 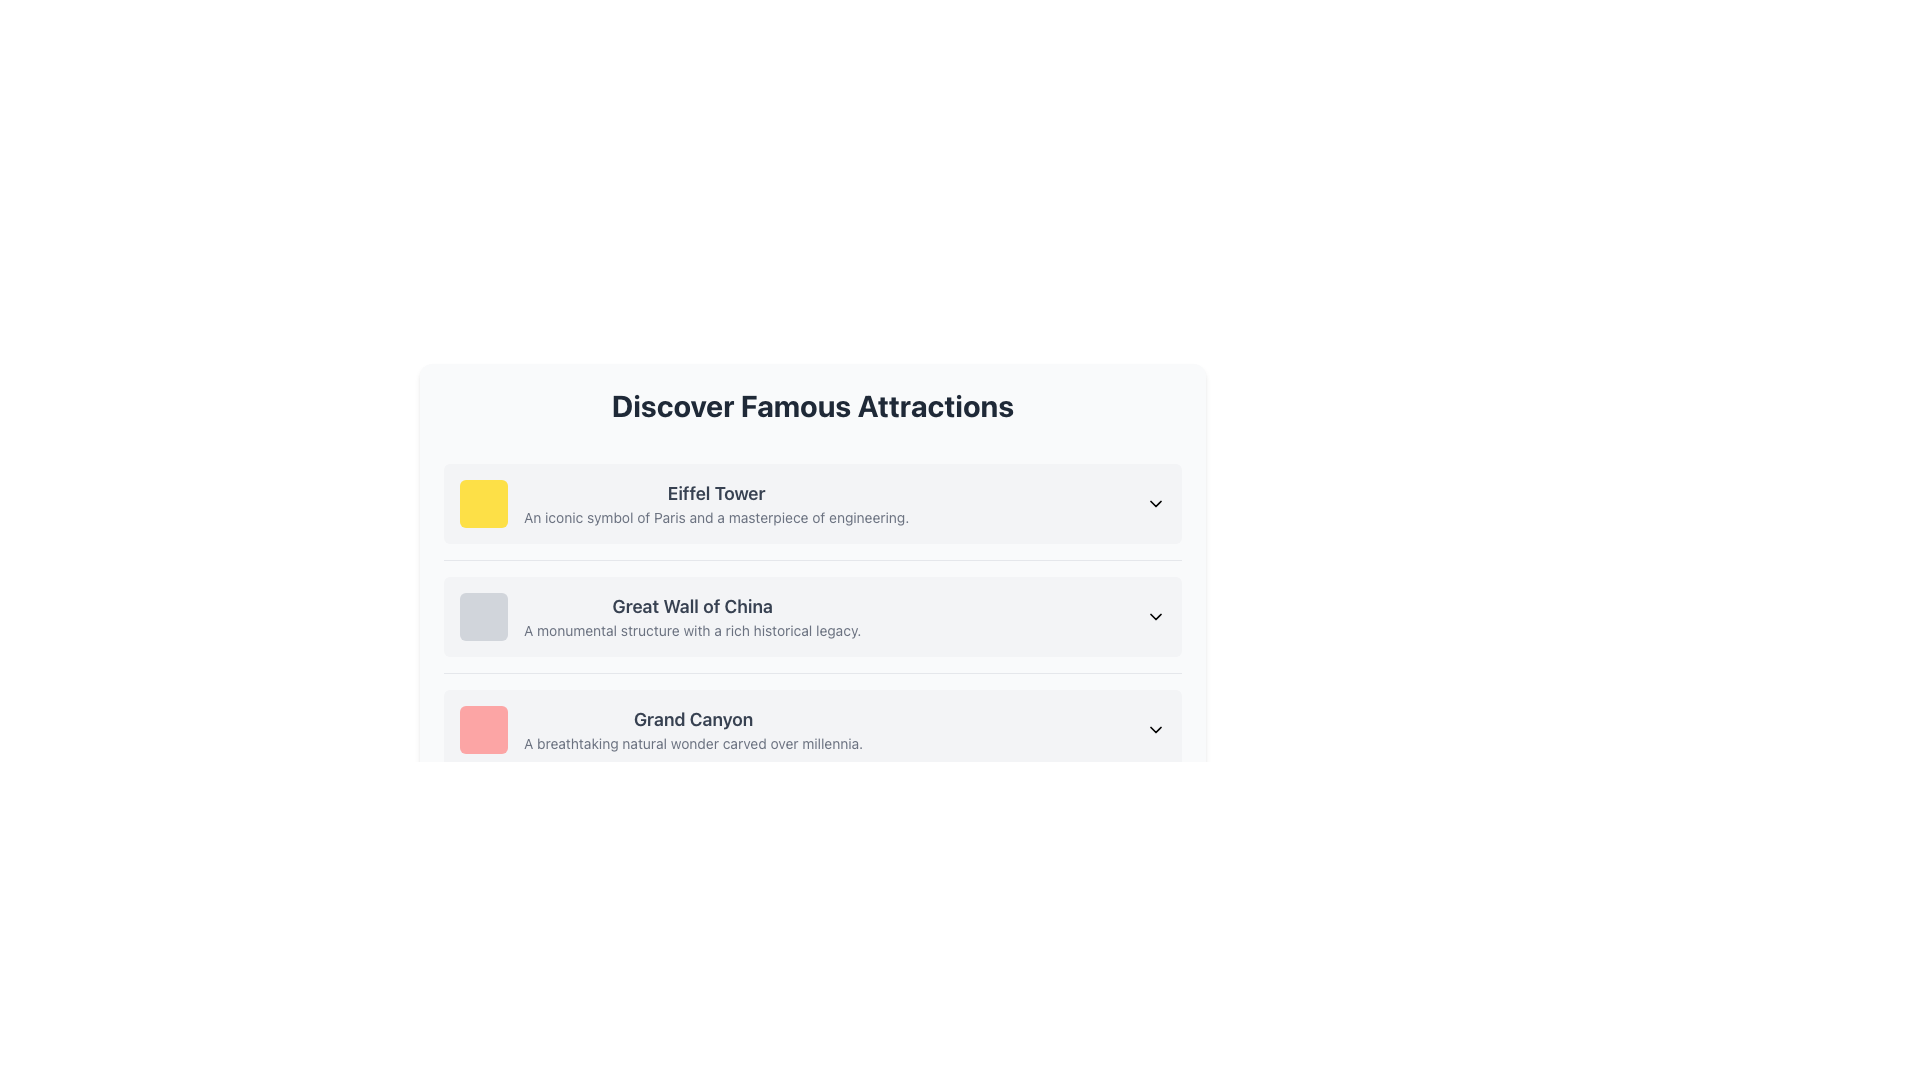 What do you see at coordinates (716, 503) in the screenshot?
I see `the text block that describes the Eiffel Tower, which is the first entry in the 'Discover Famous Attractions' list` at bounding box center [716, 503].